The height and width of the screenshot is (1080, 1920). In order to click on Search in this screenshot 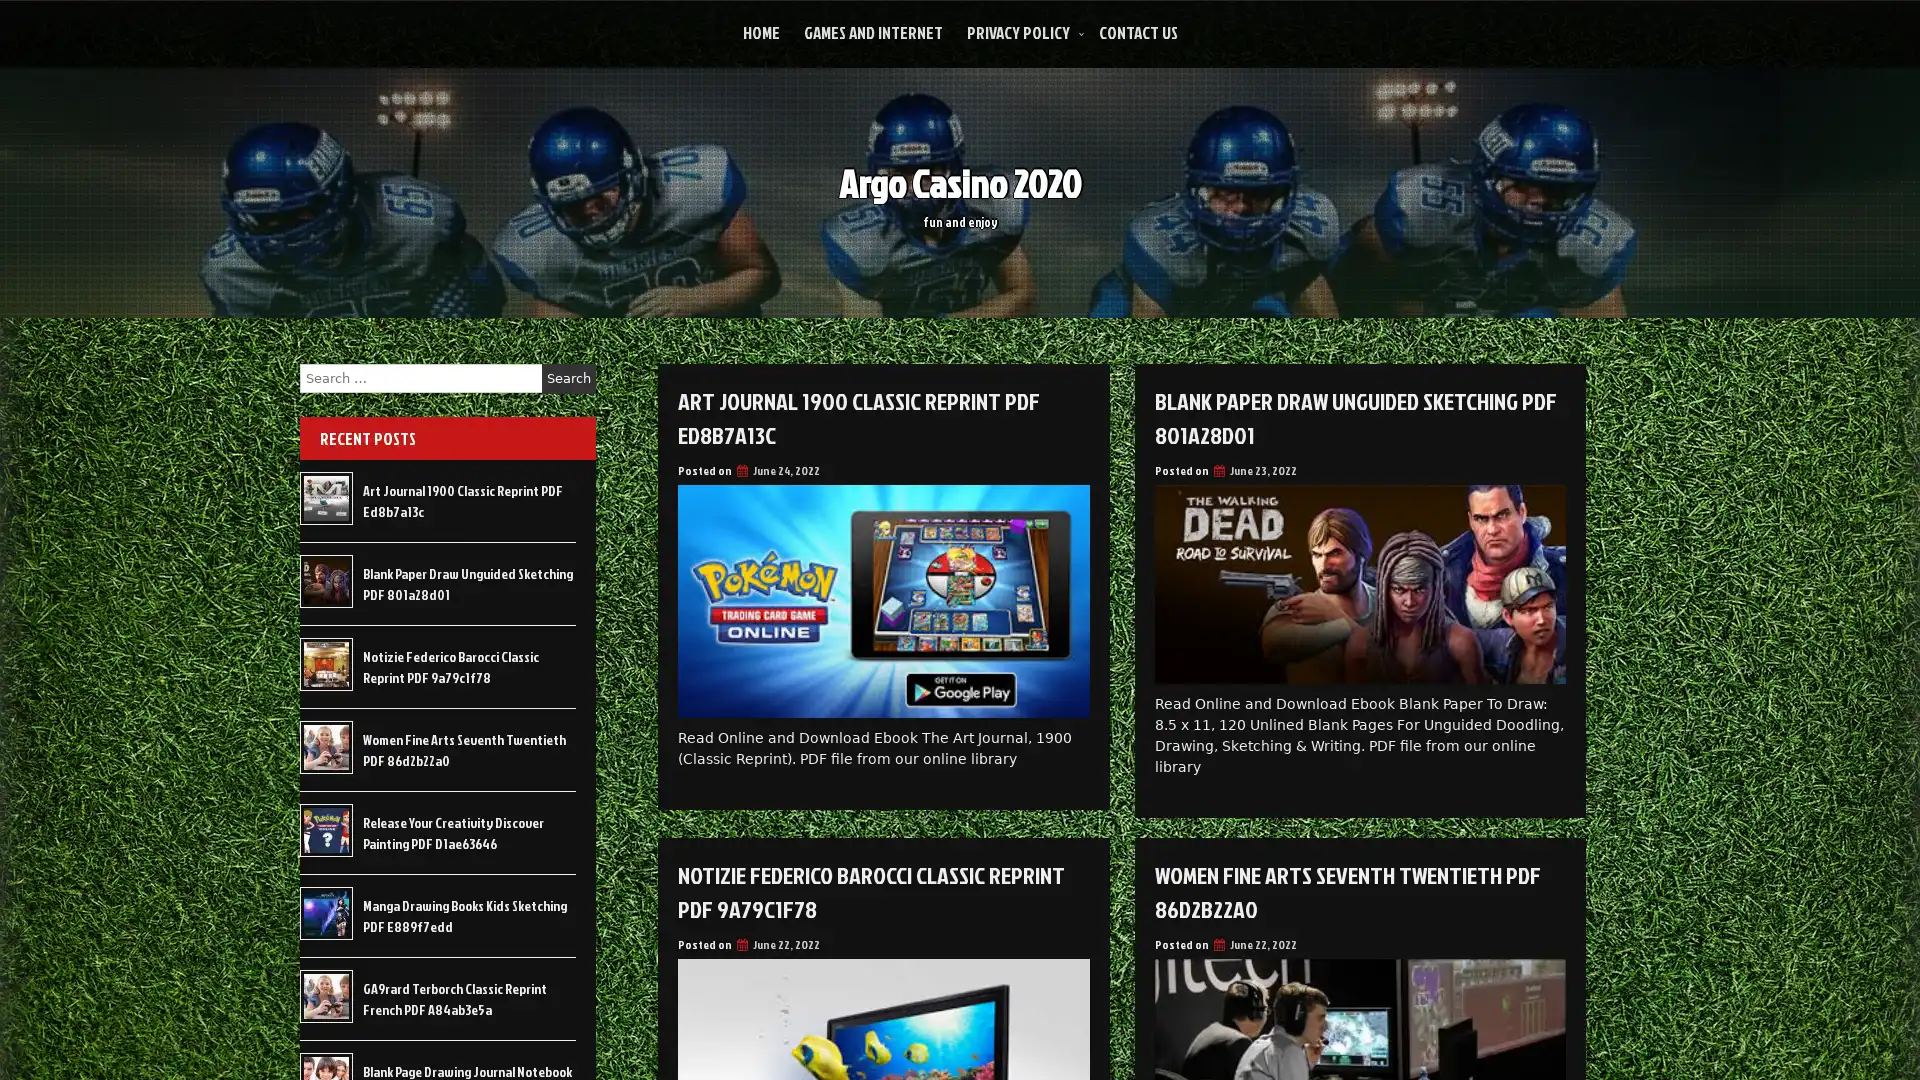, I will do `click(568, 378)`.